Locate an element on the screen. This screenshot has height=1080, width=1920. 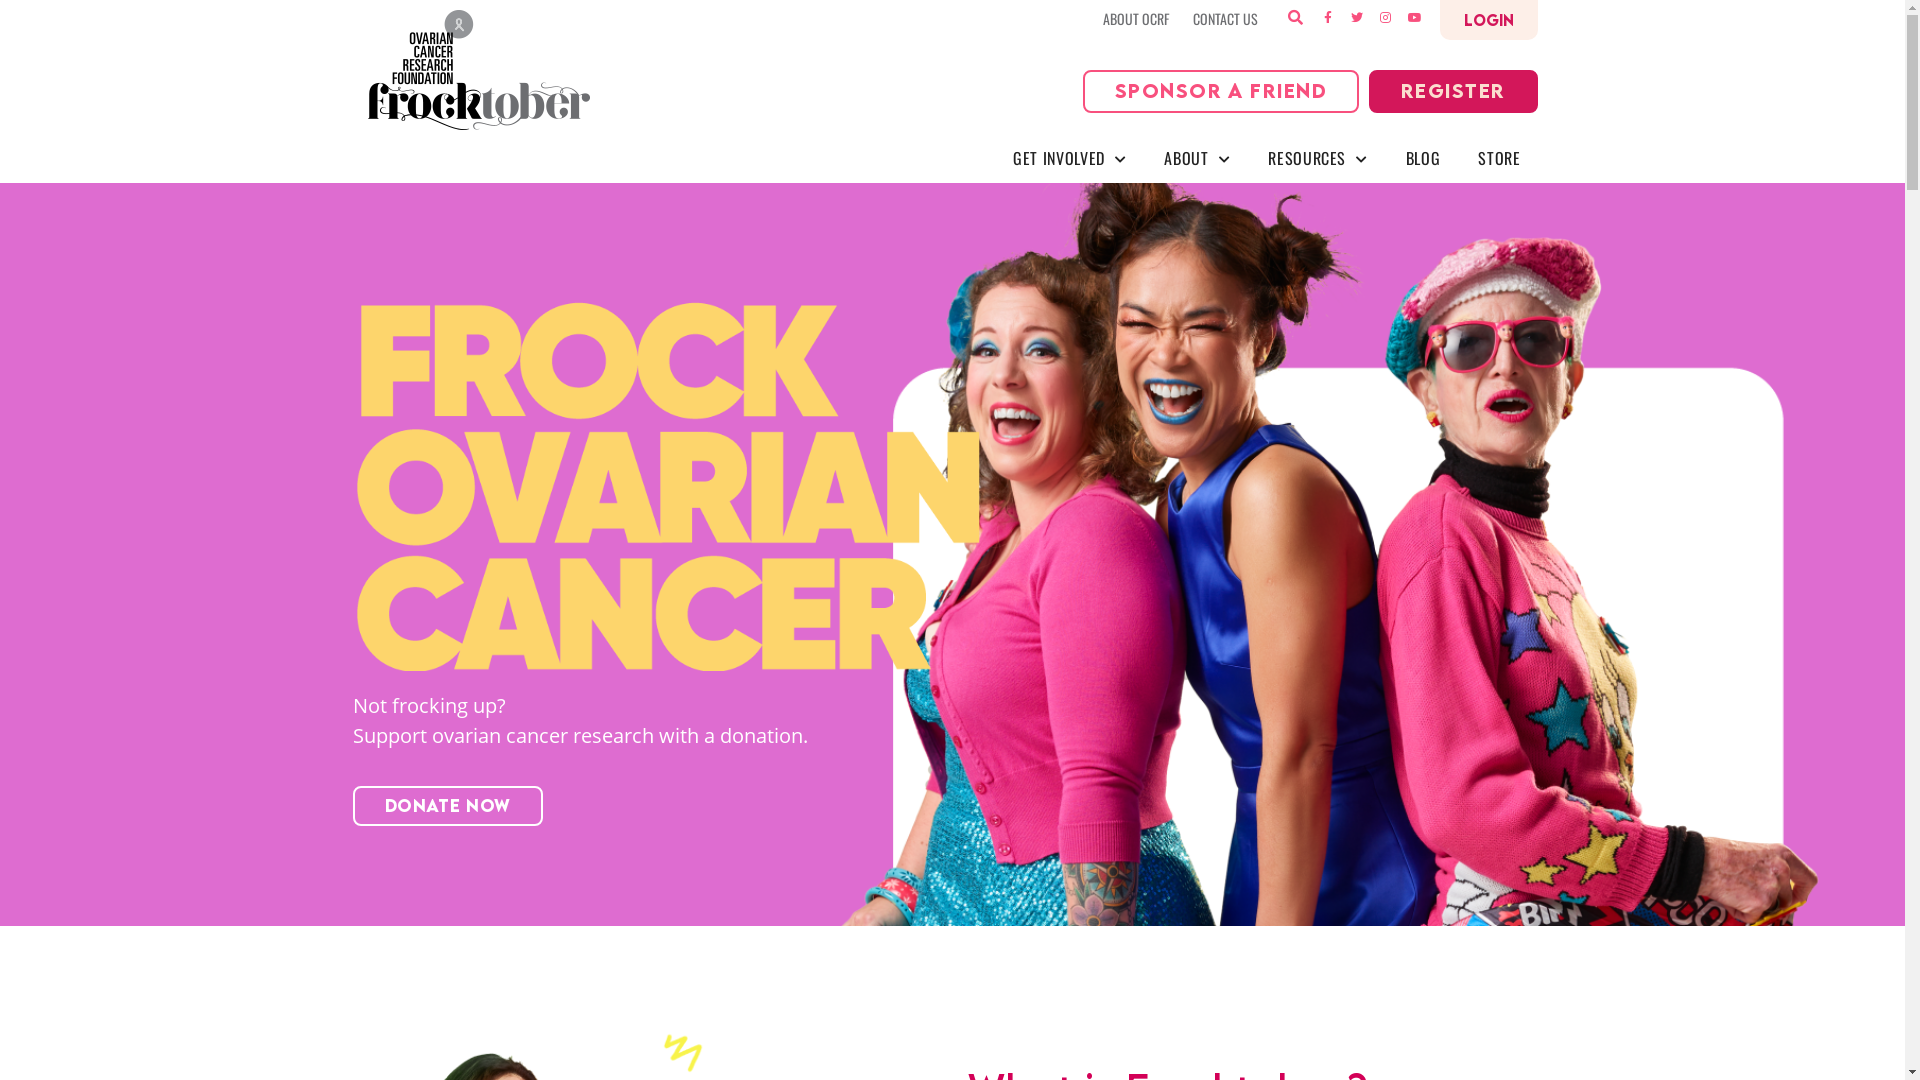
'CONTACT US' is located at coordinates (1191, 19).